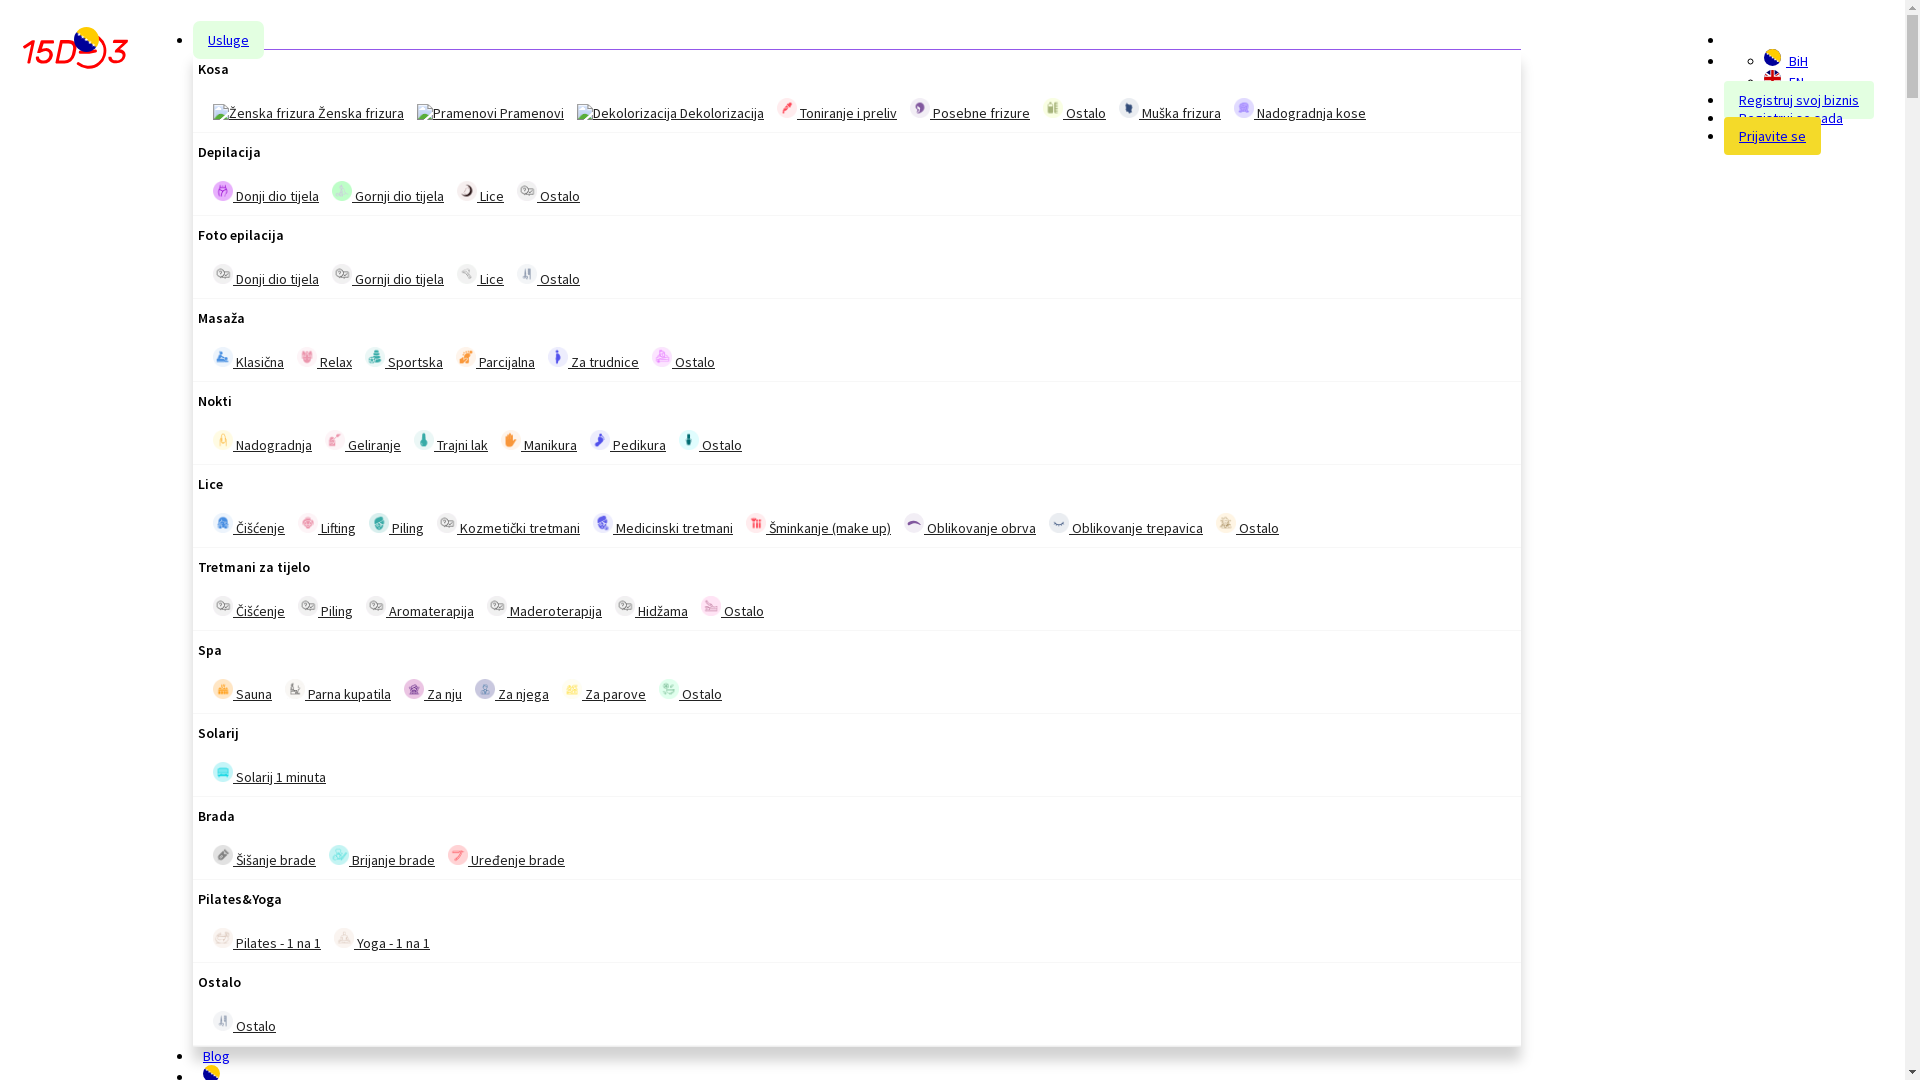 Image resolution: width=1920 pixels, height=1080 pixels. I want to click on 'Usluge', so click(228, 39).